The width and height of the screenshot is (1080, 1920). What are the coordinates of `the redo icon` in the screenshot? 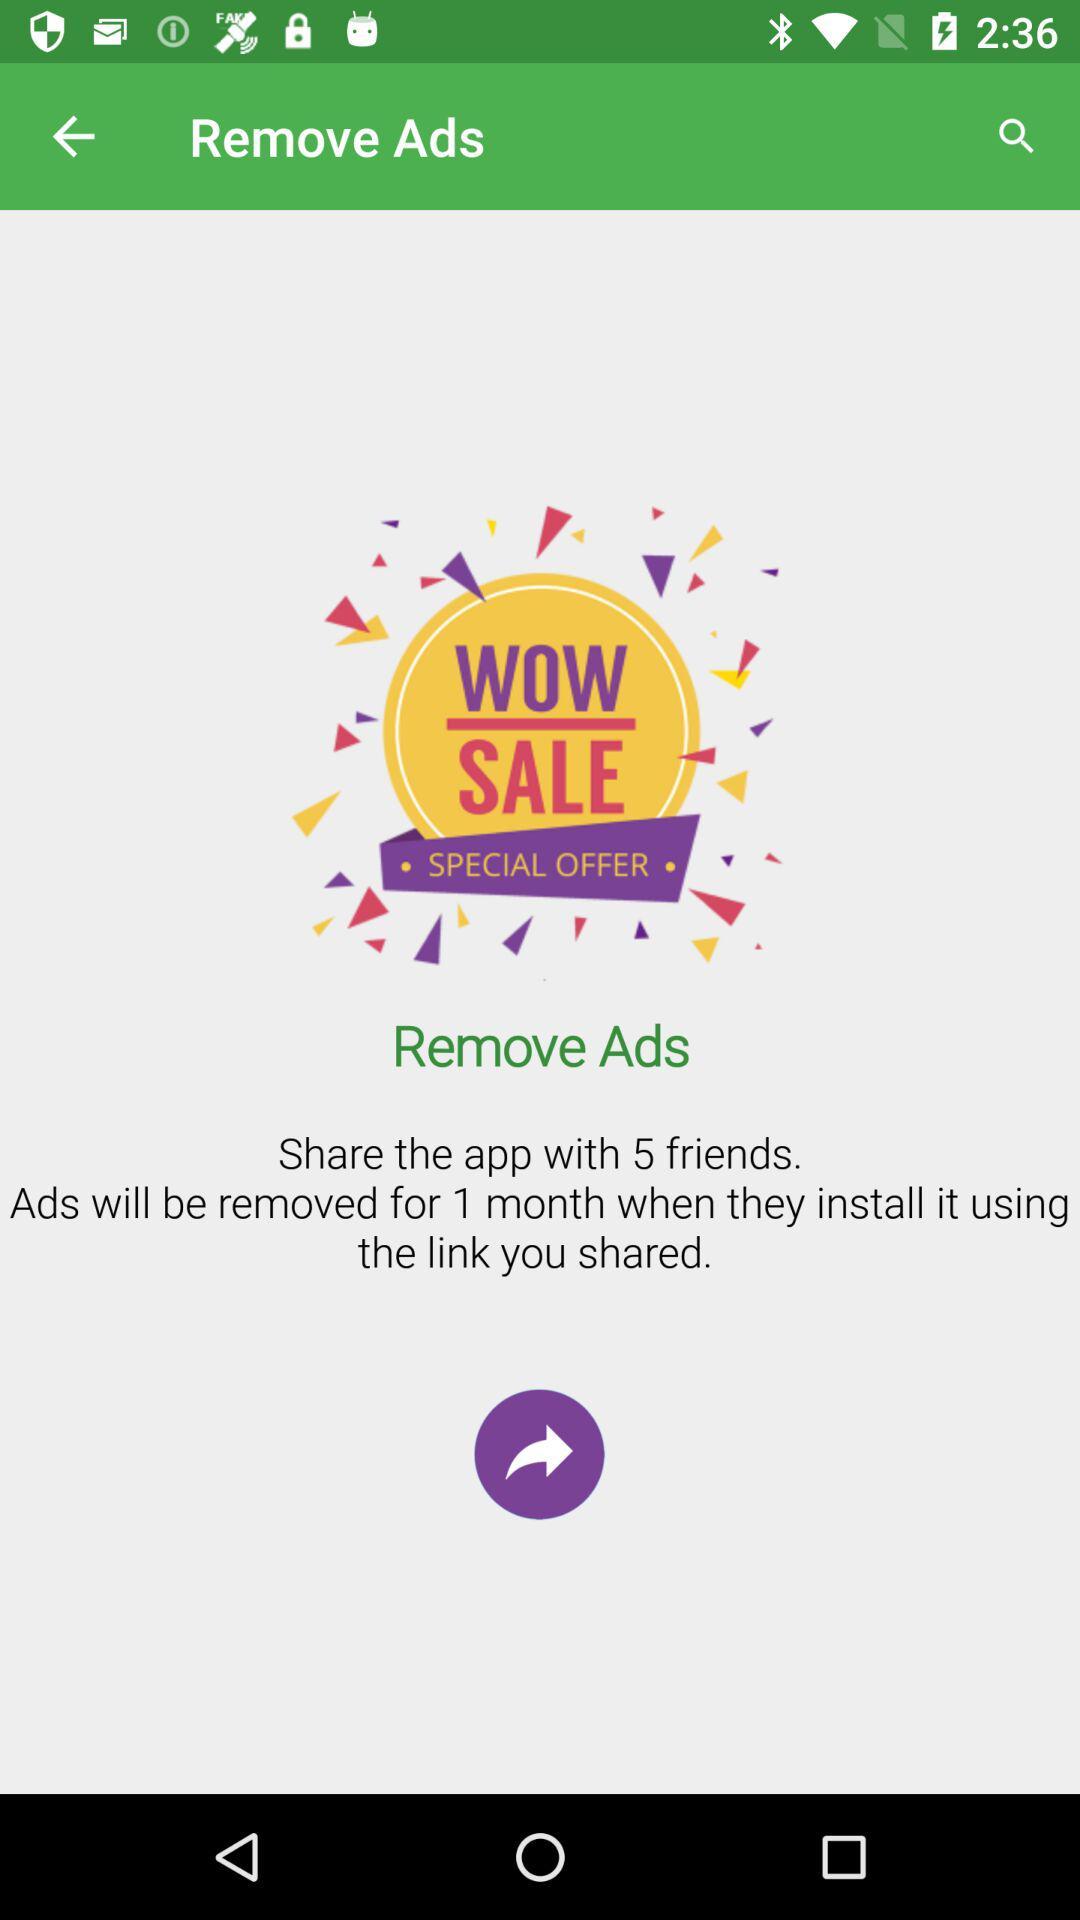 It's located at (538, 1454).